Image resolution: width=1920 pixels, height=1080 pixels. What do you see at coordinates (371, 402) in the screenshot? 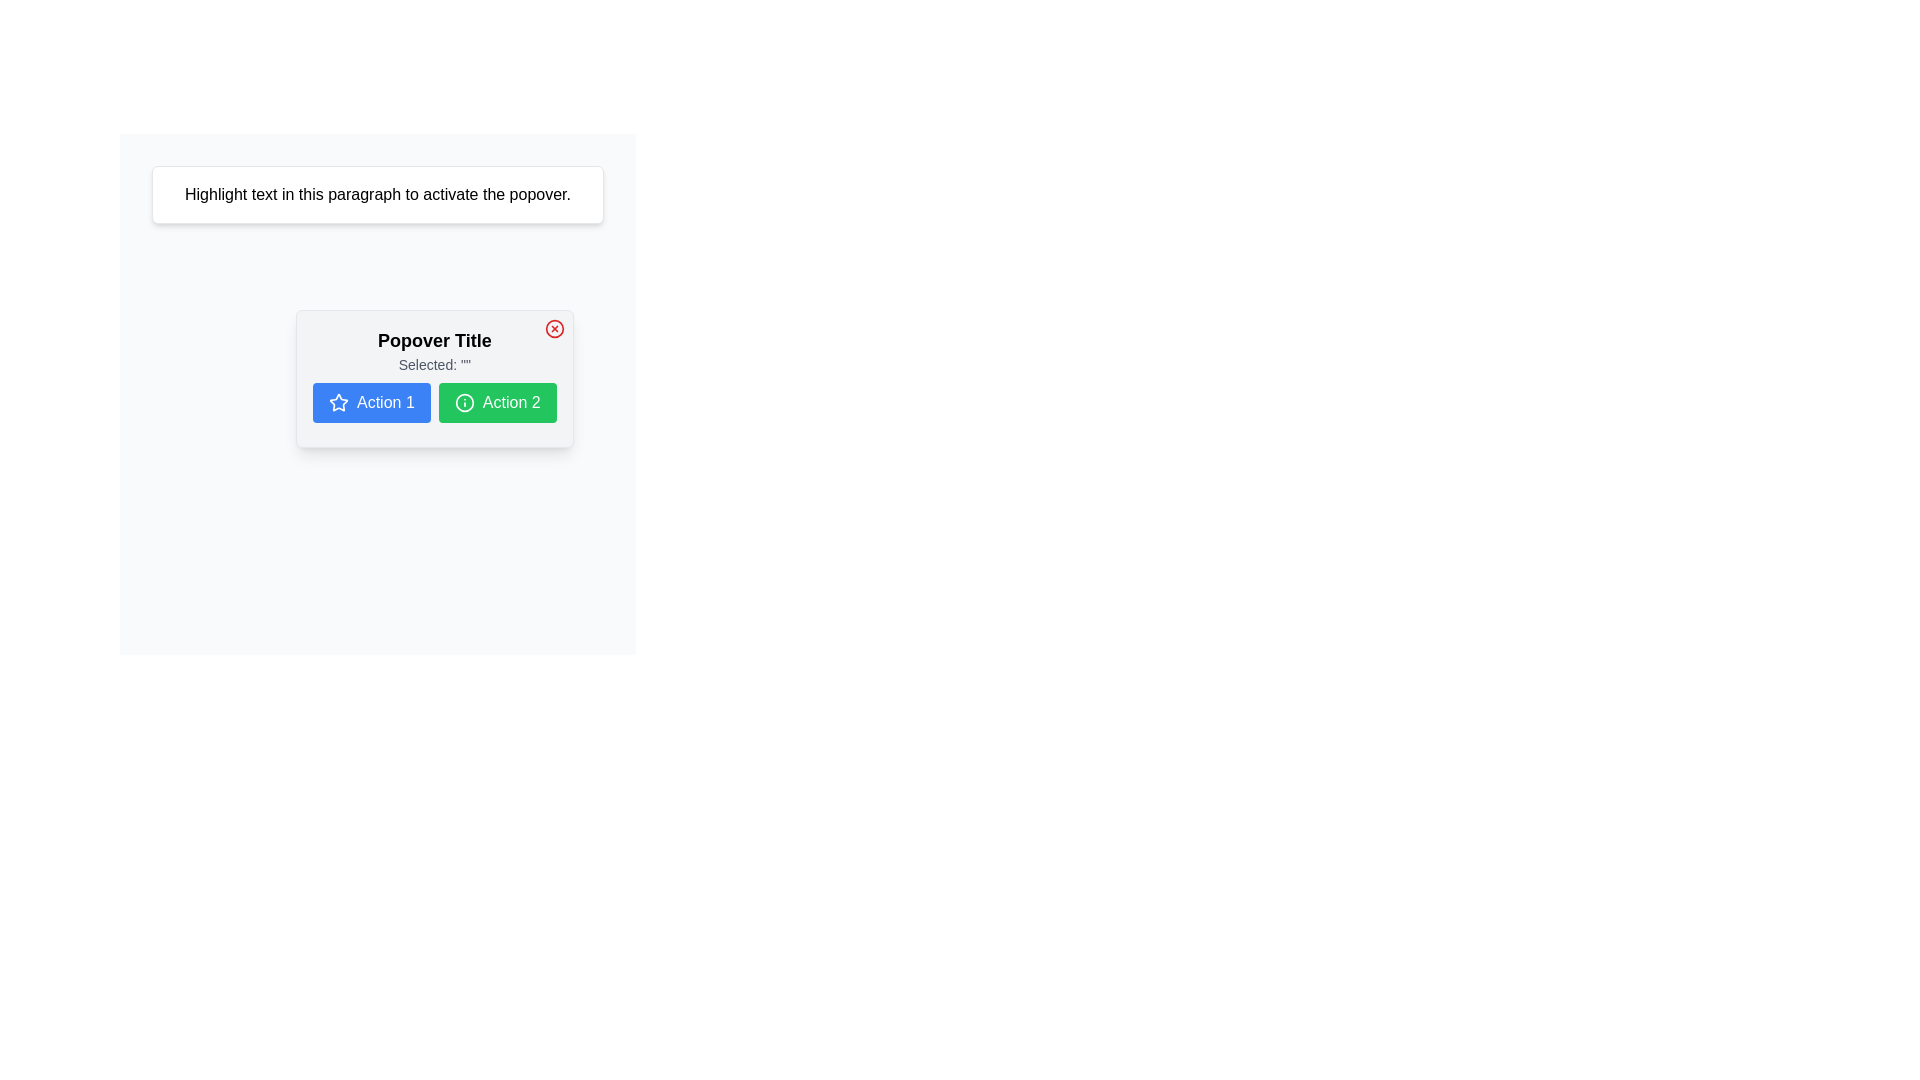
I see `the first button labeled 'Action 1' in the button group` at bounding box center [371, 402].